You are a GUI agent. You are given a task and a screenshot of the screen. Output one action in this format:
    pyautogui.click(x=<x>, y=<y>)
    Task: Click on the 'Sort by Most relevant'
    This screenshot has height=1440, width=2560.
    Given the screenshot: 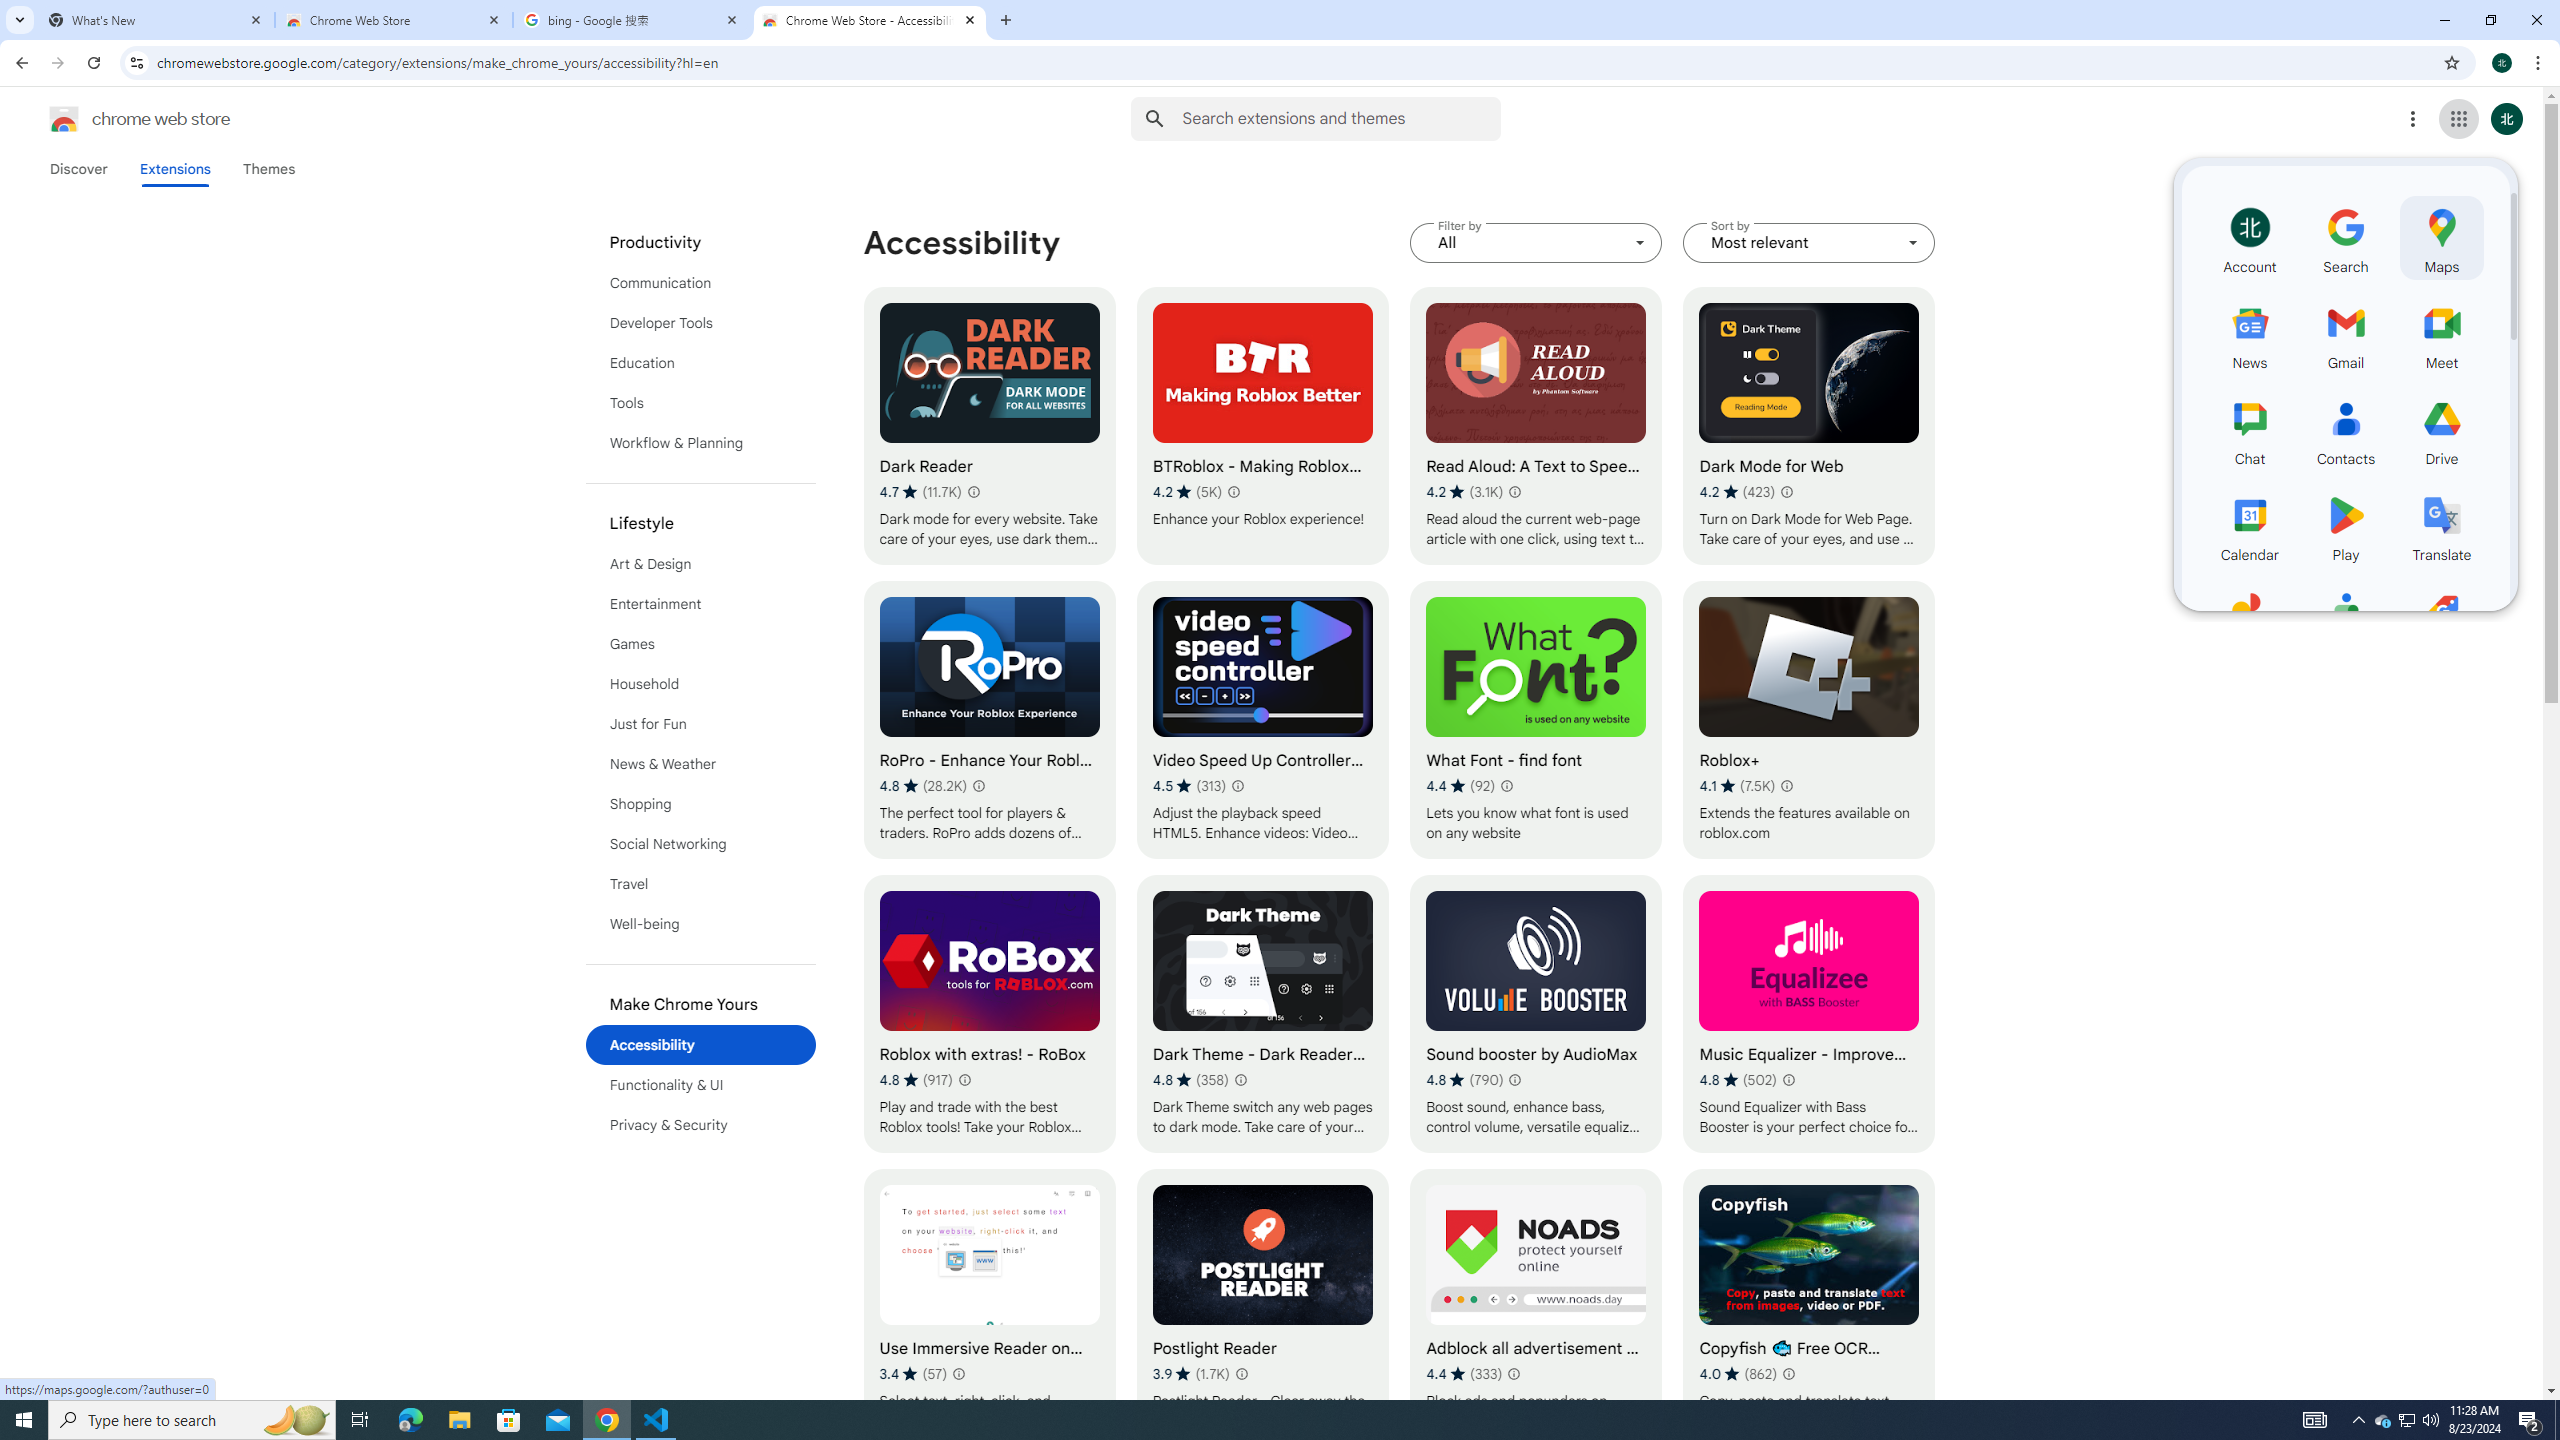 What is the action you would take?
    pyautogui.click(x=1807, y=242)
    